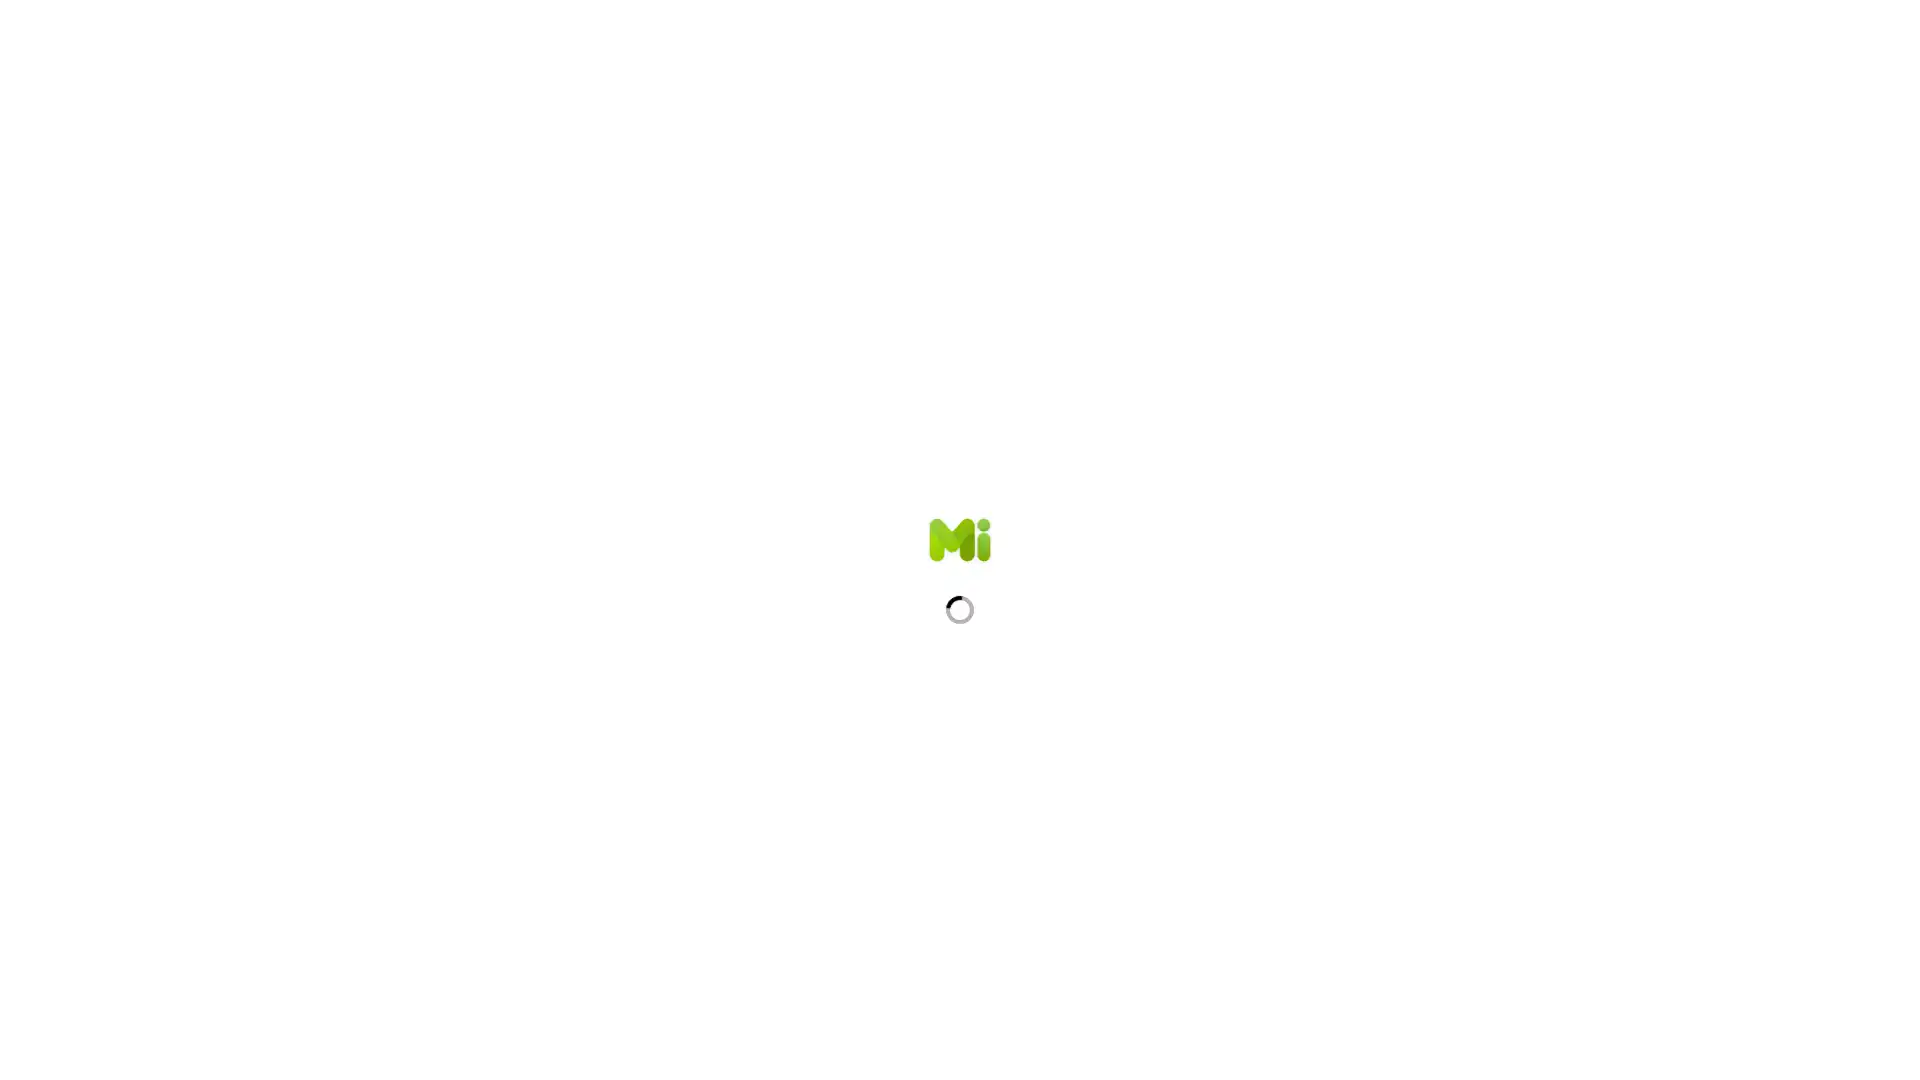 This screenshot has height=1080, width=1920. What do you see at coordinates (1584, 30) in the screenshot?
I see `Search` at bounding box center [1584, 30].